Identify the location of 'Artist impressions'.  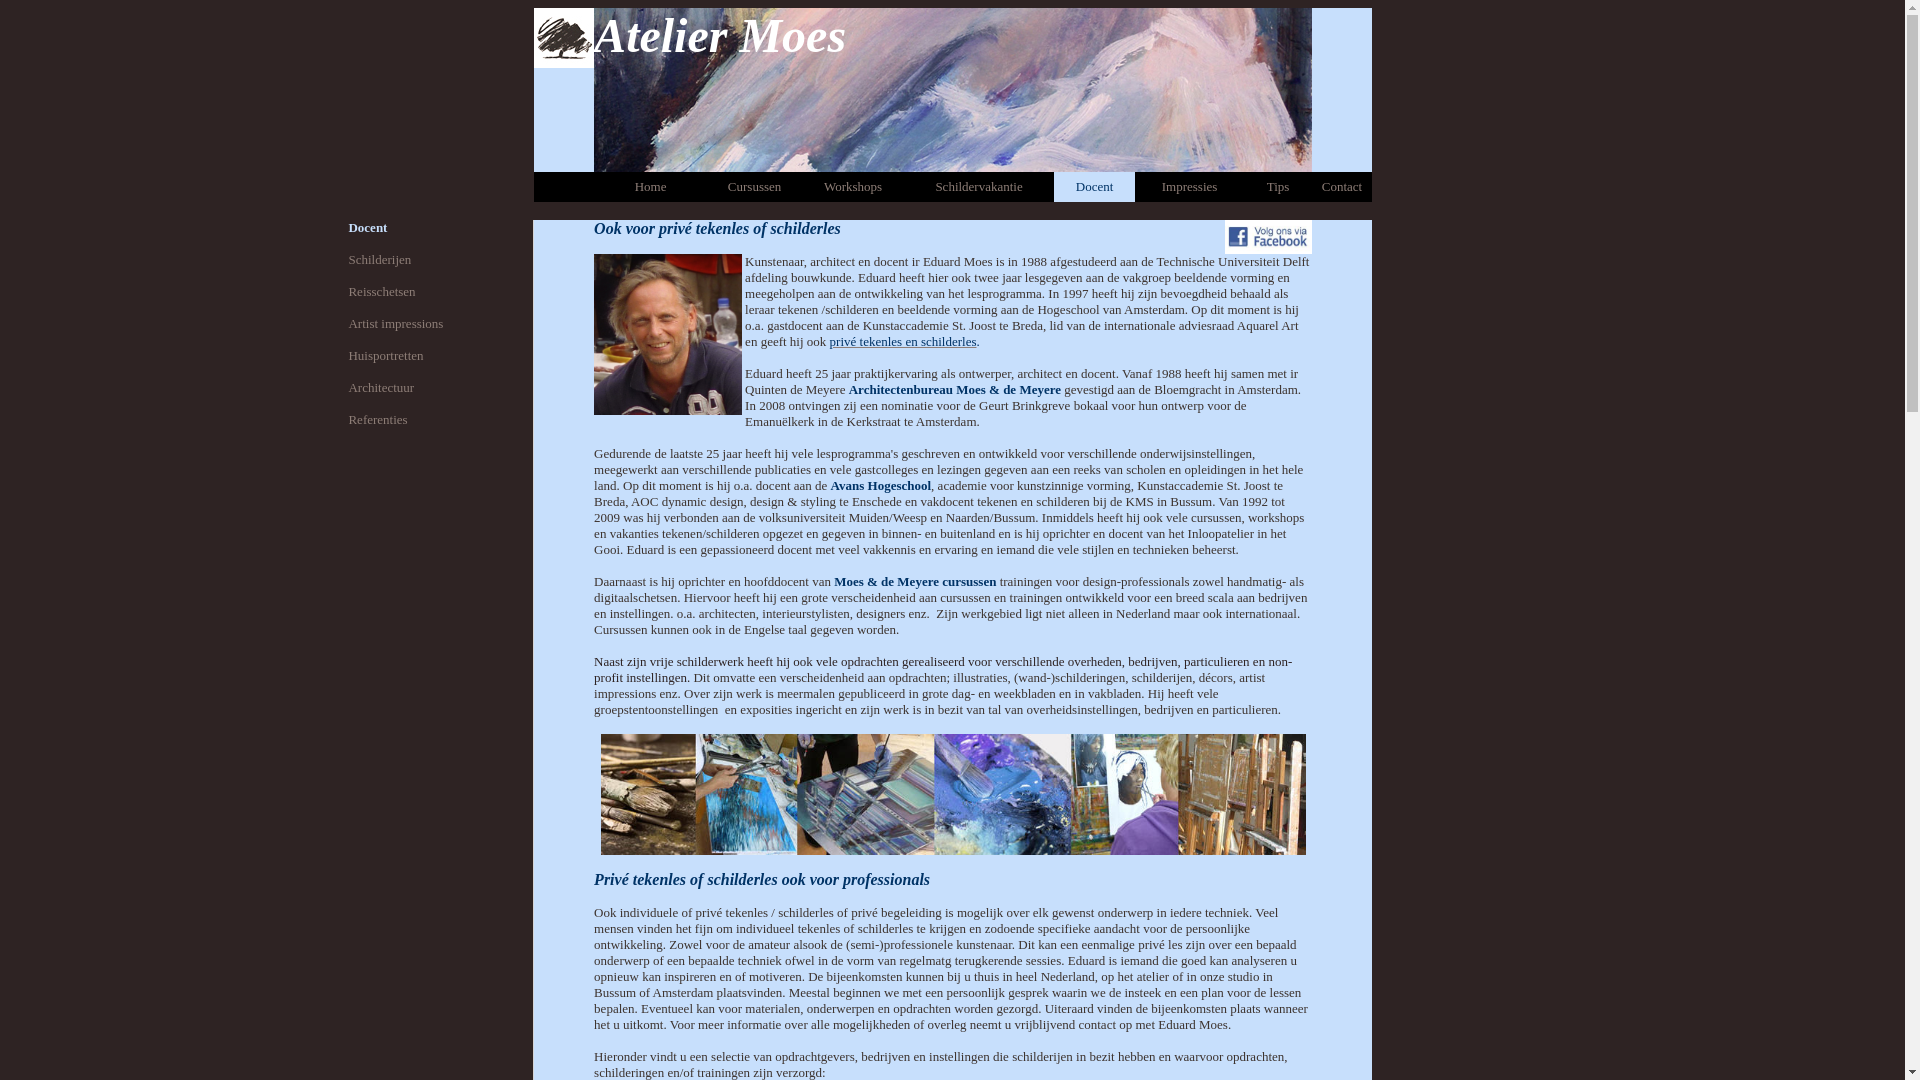
(395, 322).